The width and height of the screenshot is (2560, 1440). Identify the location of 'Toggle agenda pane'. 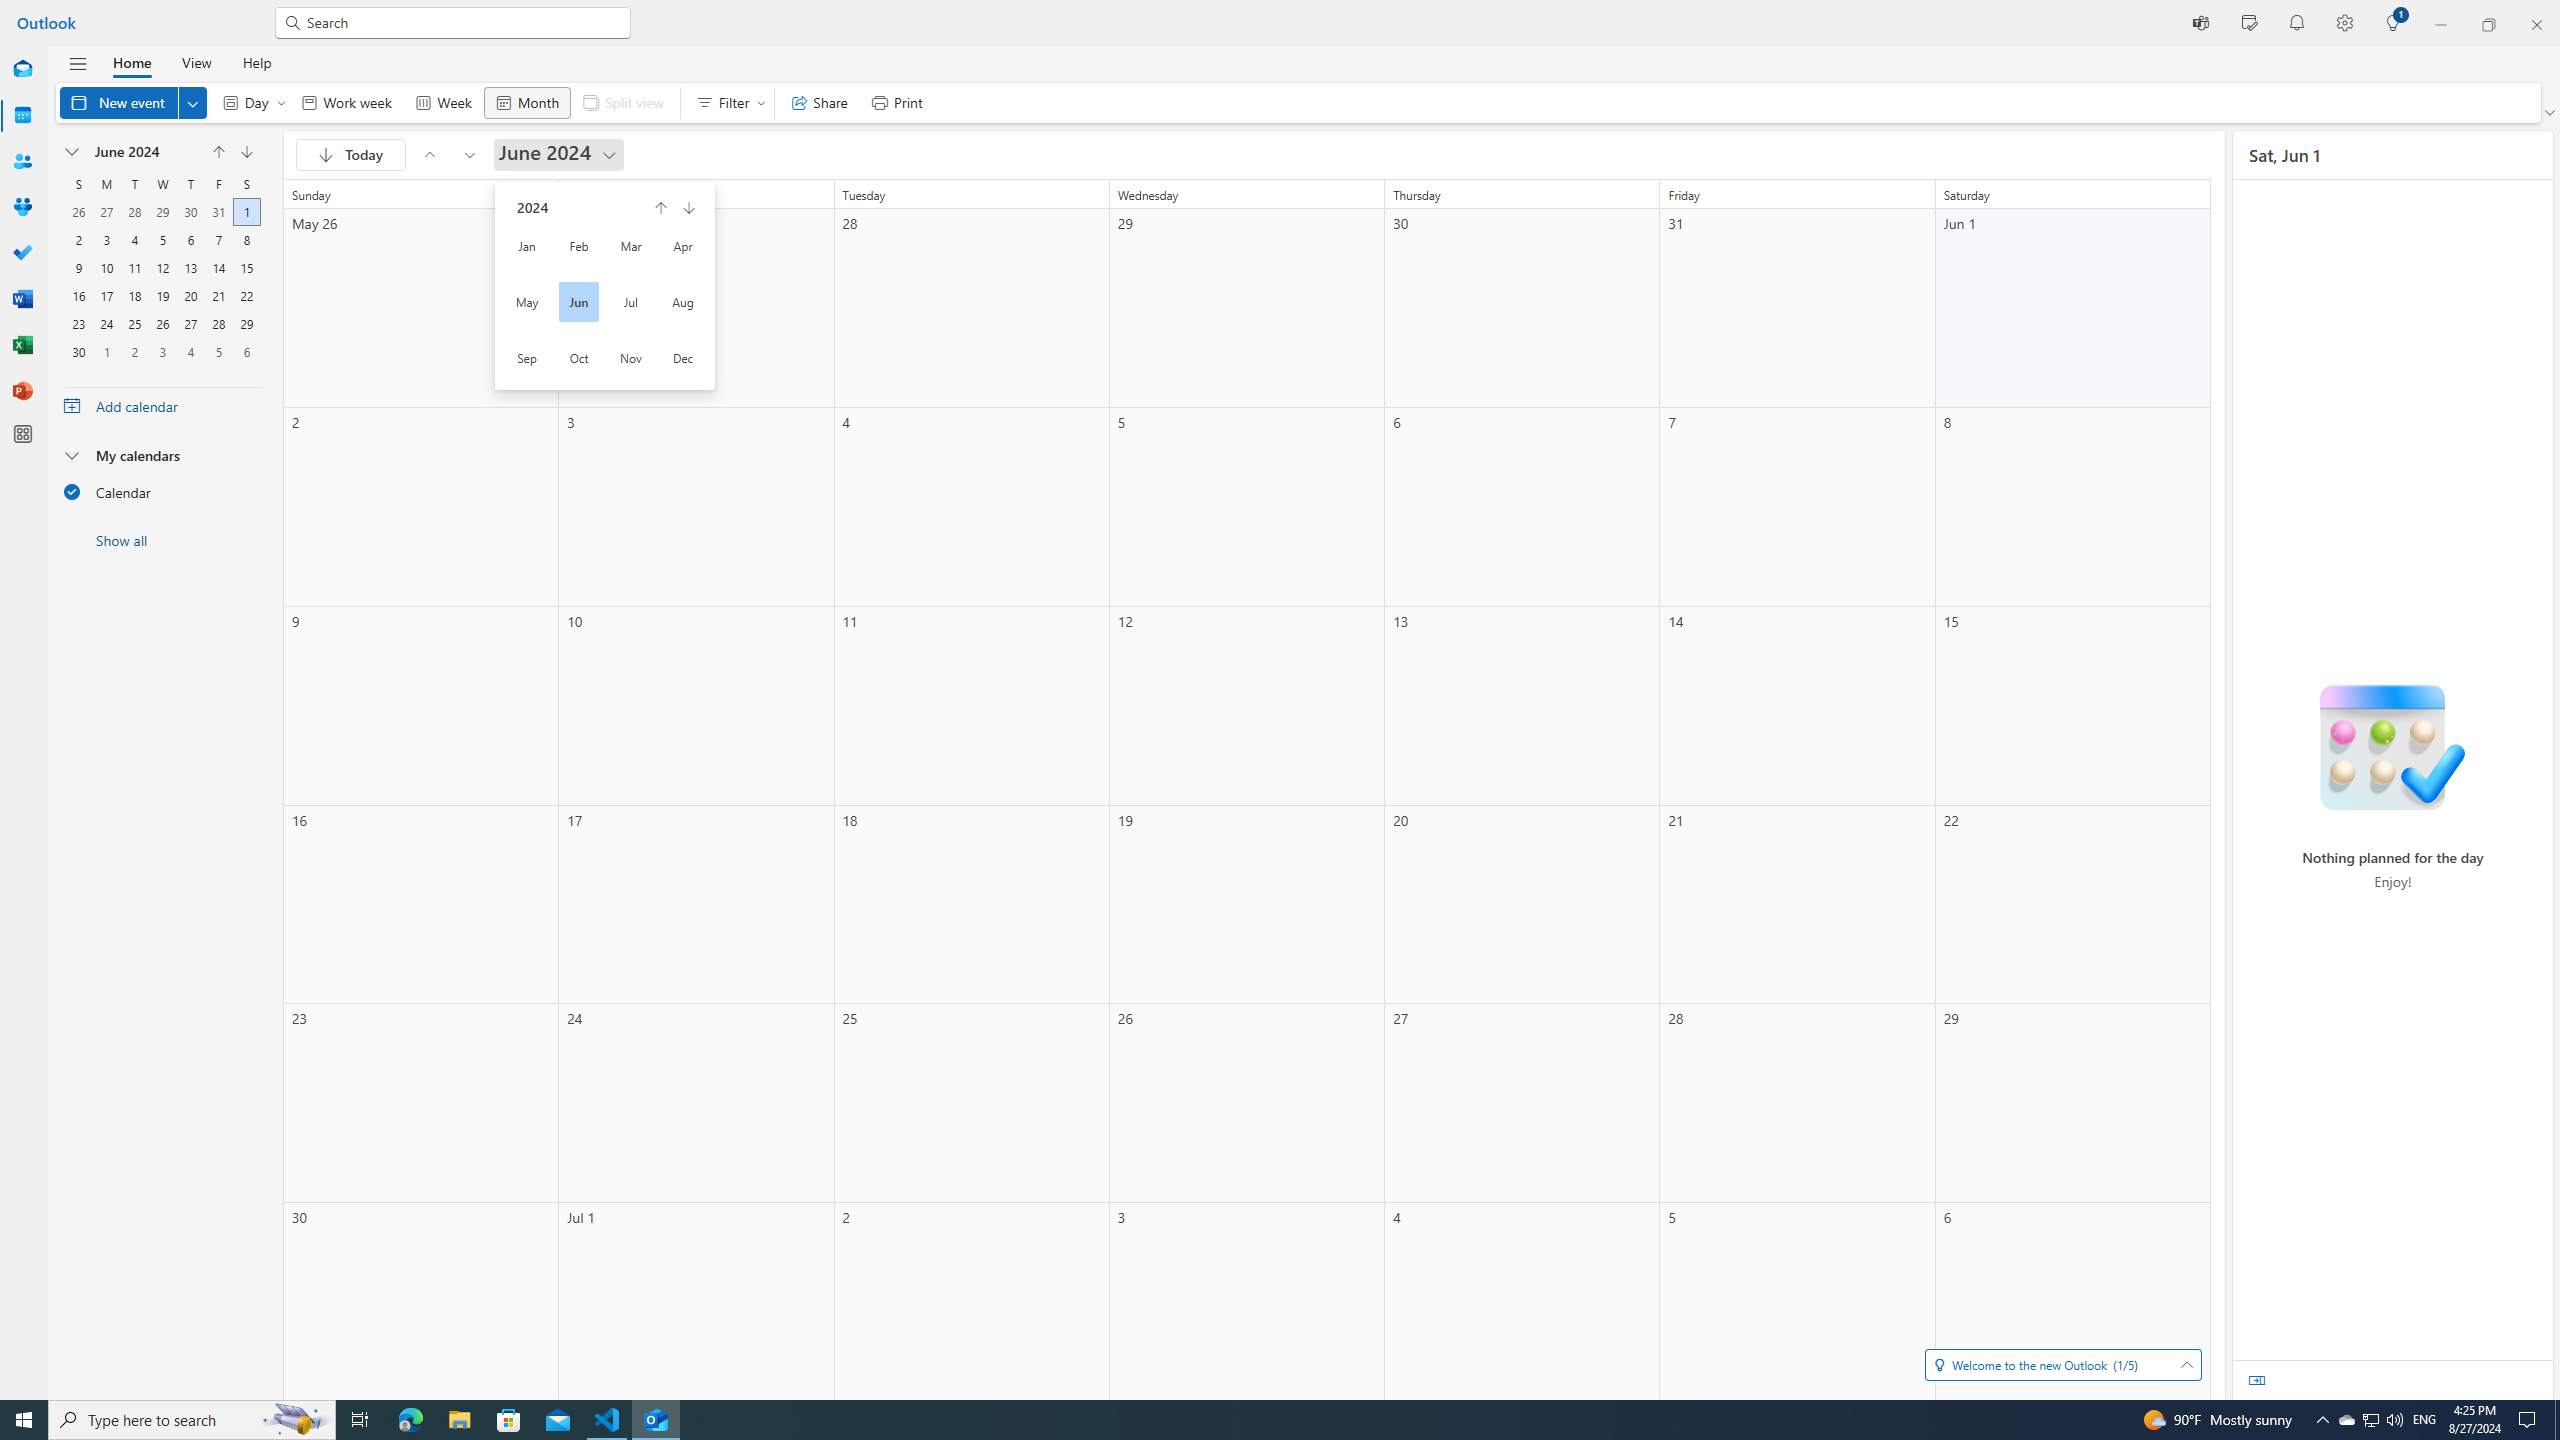
(2255, 1379).